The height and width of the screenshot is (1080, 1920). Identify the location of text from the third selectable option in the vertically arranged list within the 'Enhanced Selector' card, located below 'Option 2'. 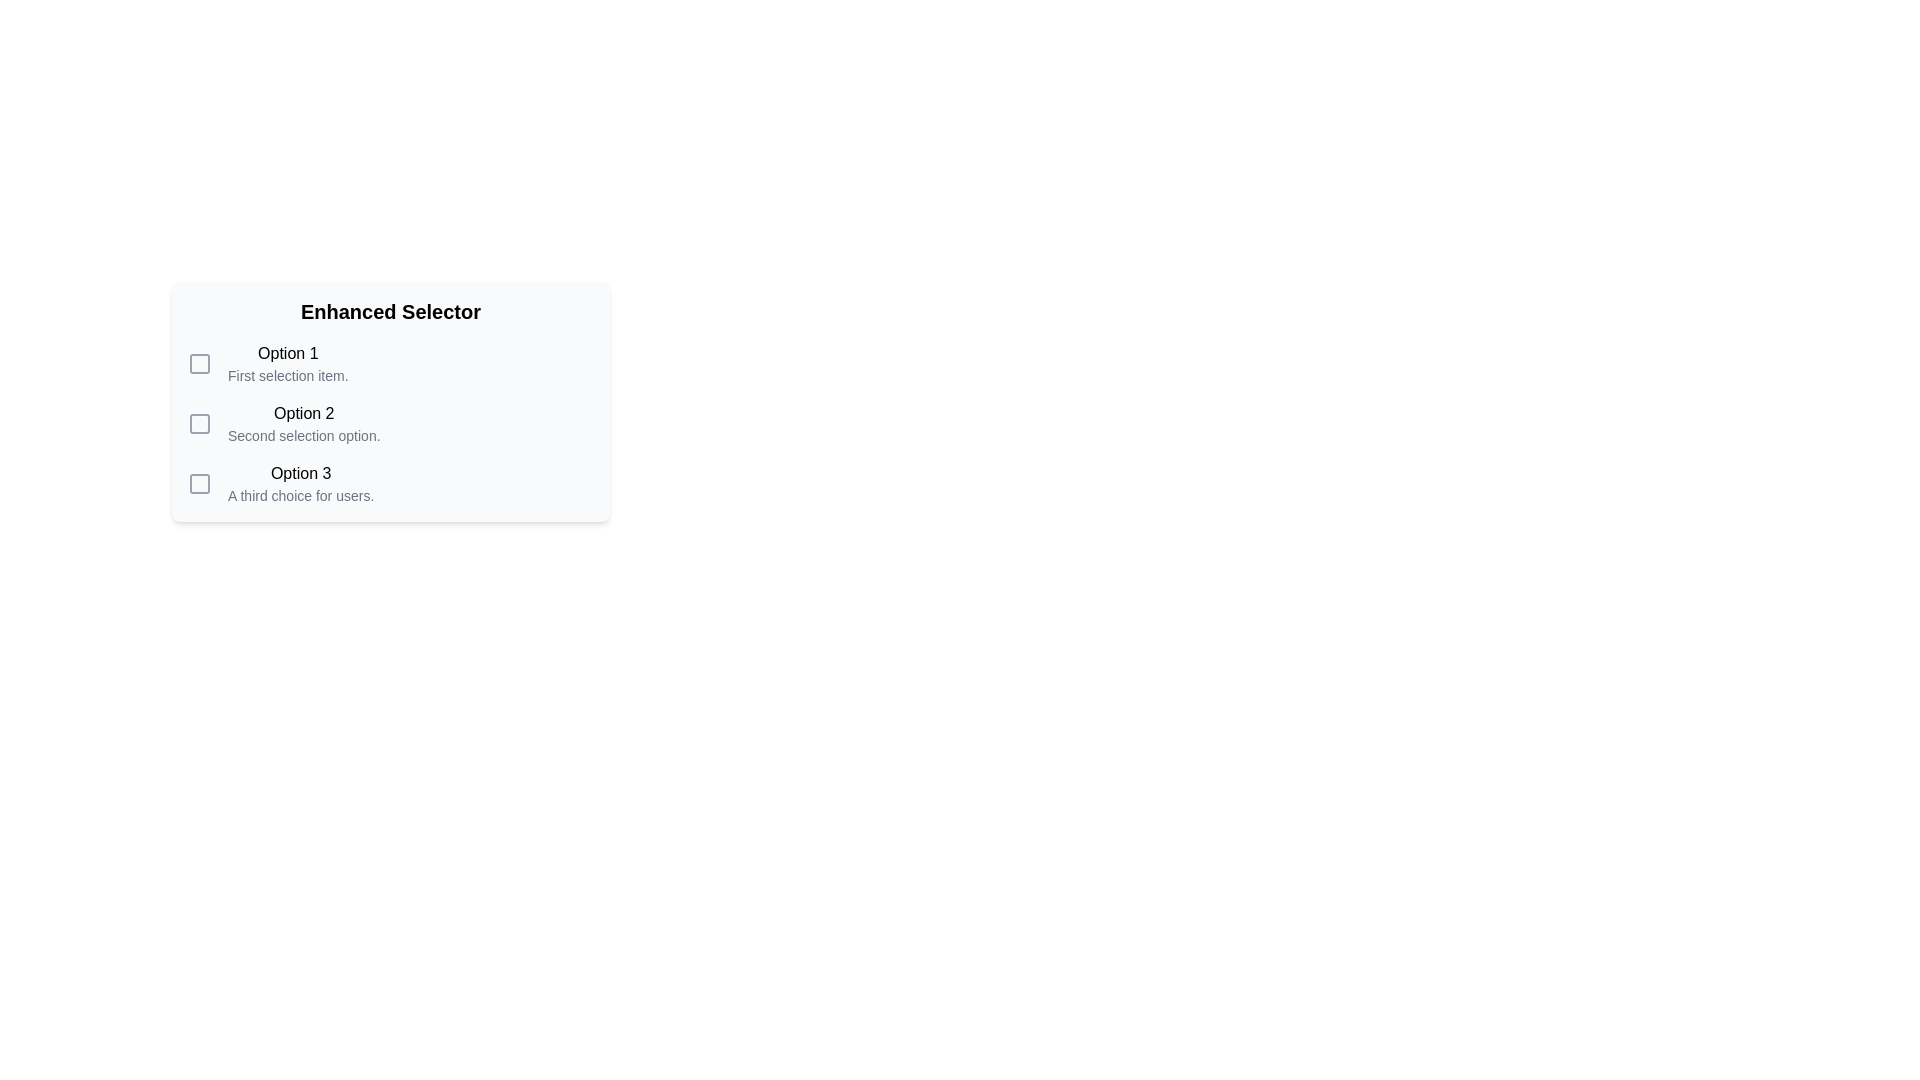
(300, 483).